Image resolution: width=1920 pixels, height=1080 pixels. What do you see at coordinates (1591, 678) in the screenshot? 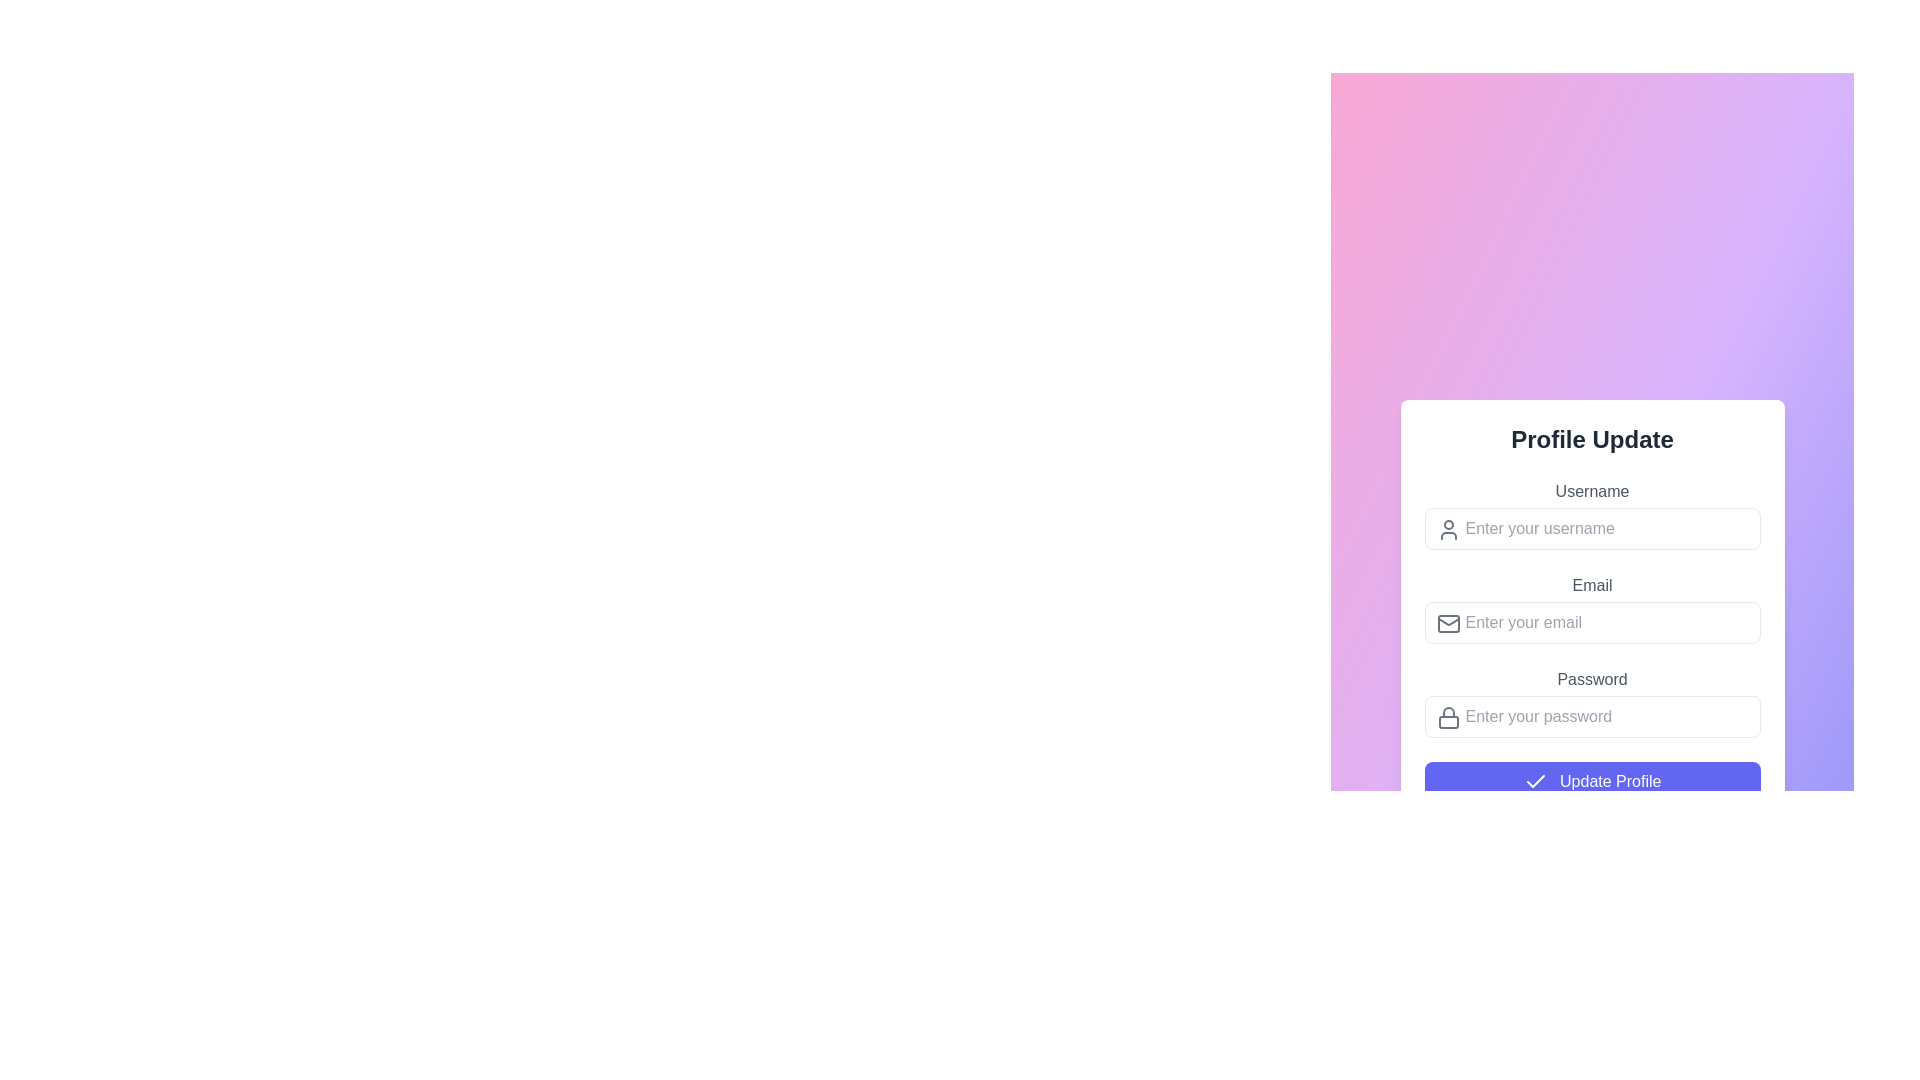
I see `the 'Password' label element, which is displayed in gray font above the password input field in the 'Profile Update' form` at bounding box center [1591, 678].